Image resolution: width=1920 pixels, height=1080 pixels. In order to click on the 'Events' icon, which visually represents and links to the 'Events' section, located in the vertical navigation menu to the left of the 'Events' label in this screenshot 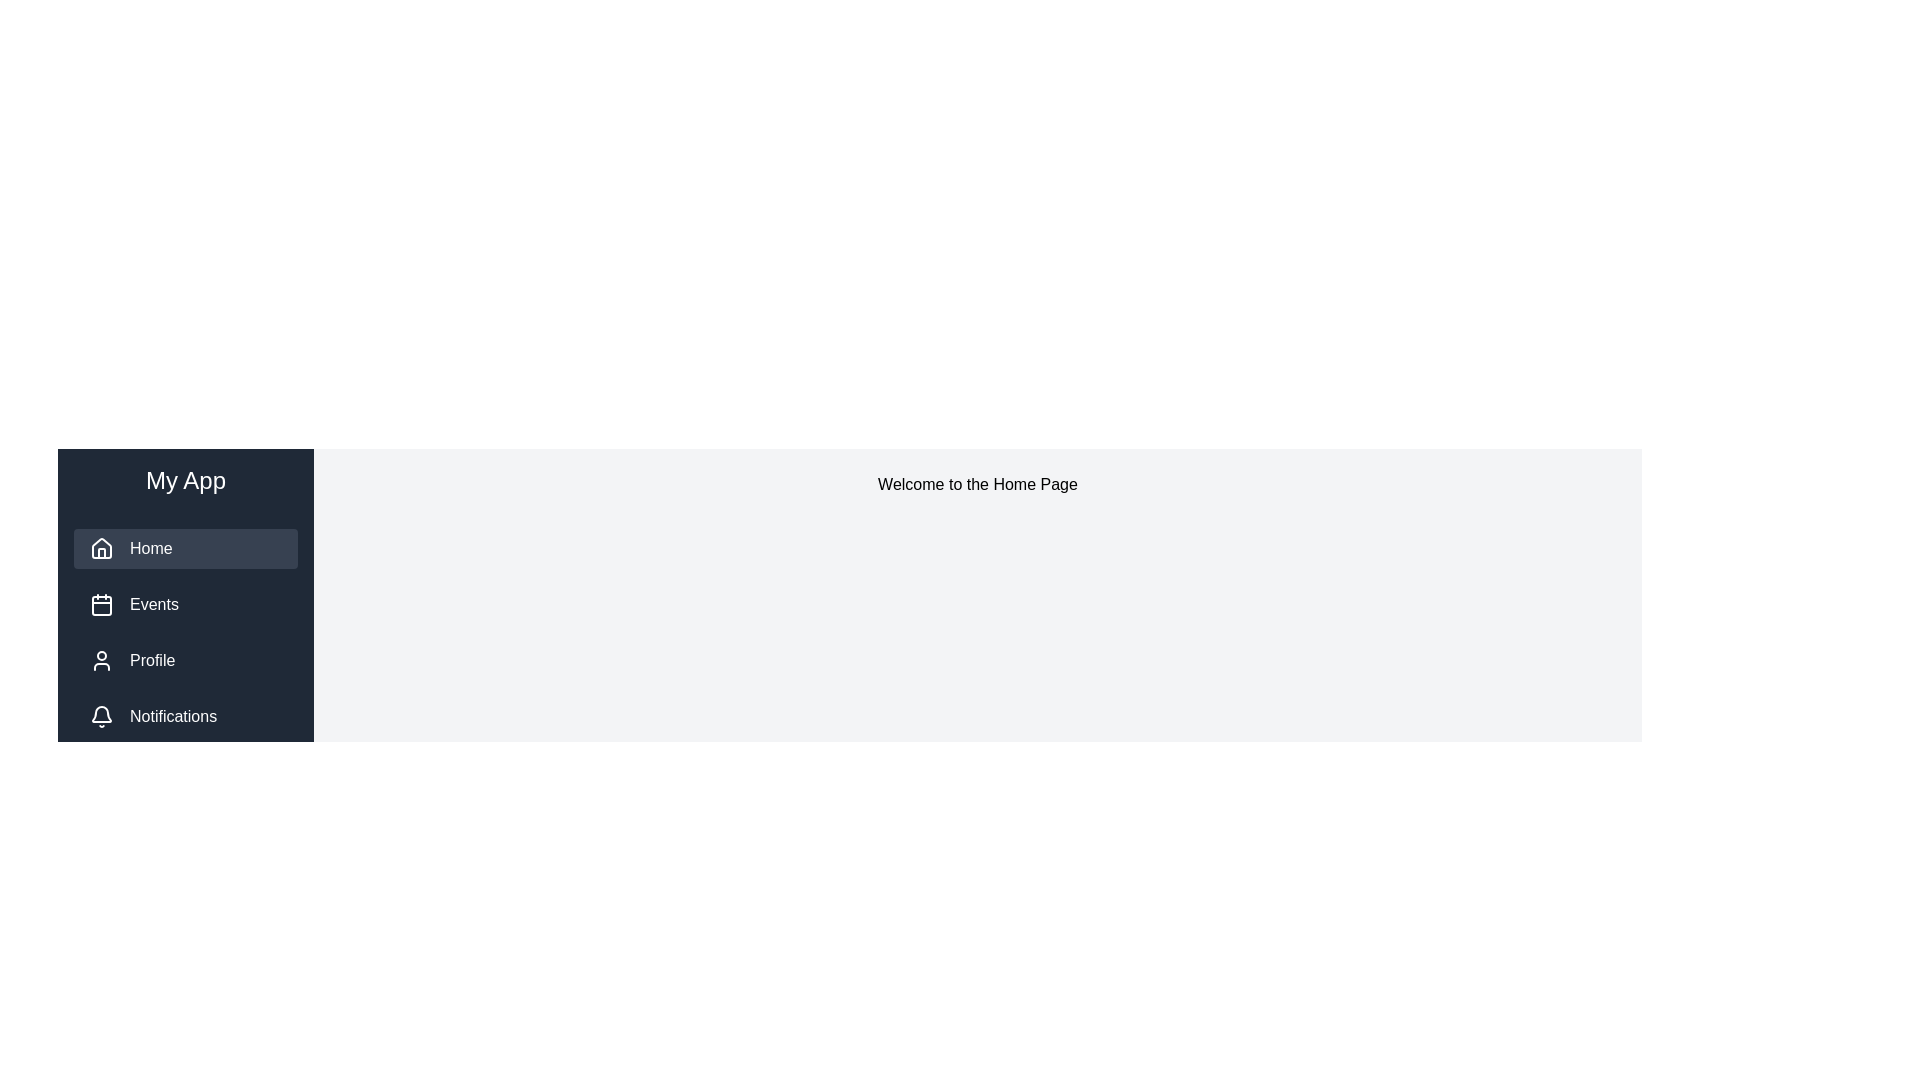, I will do `click(100, 604)`.